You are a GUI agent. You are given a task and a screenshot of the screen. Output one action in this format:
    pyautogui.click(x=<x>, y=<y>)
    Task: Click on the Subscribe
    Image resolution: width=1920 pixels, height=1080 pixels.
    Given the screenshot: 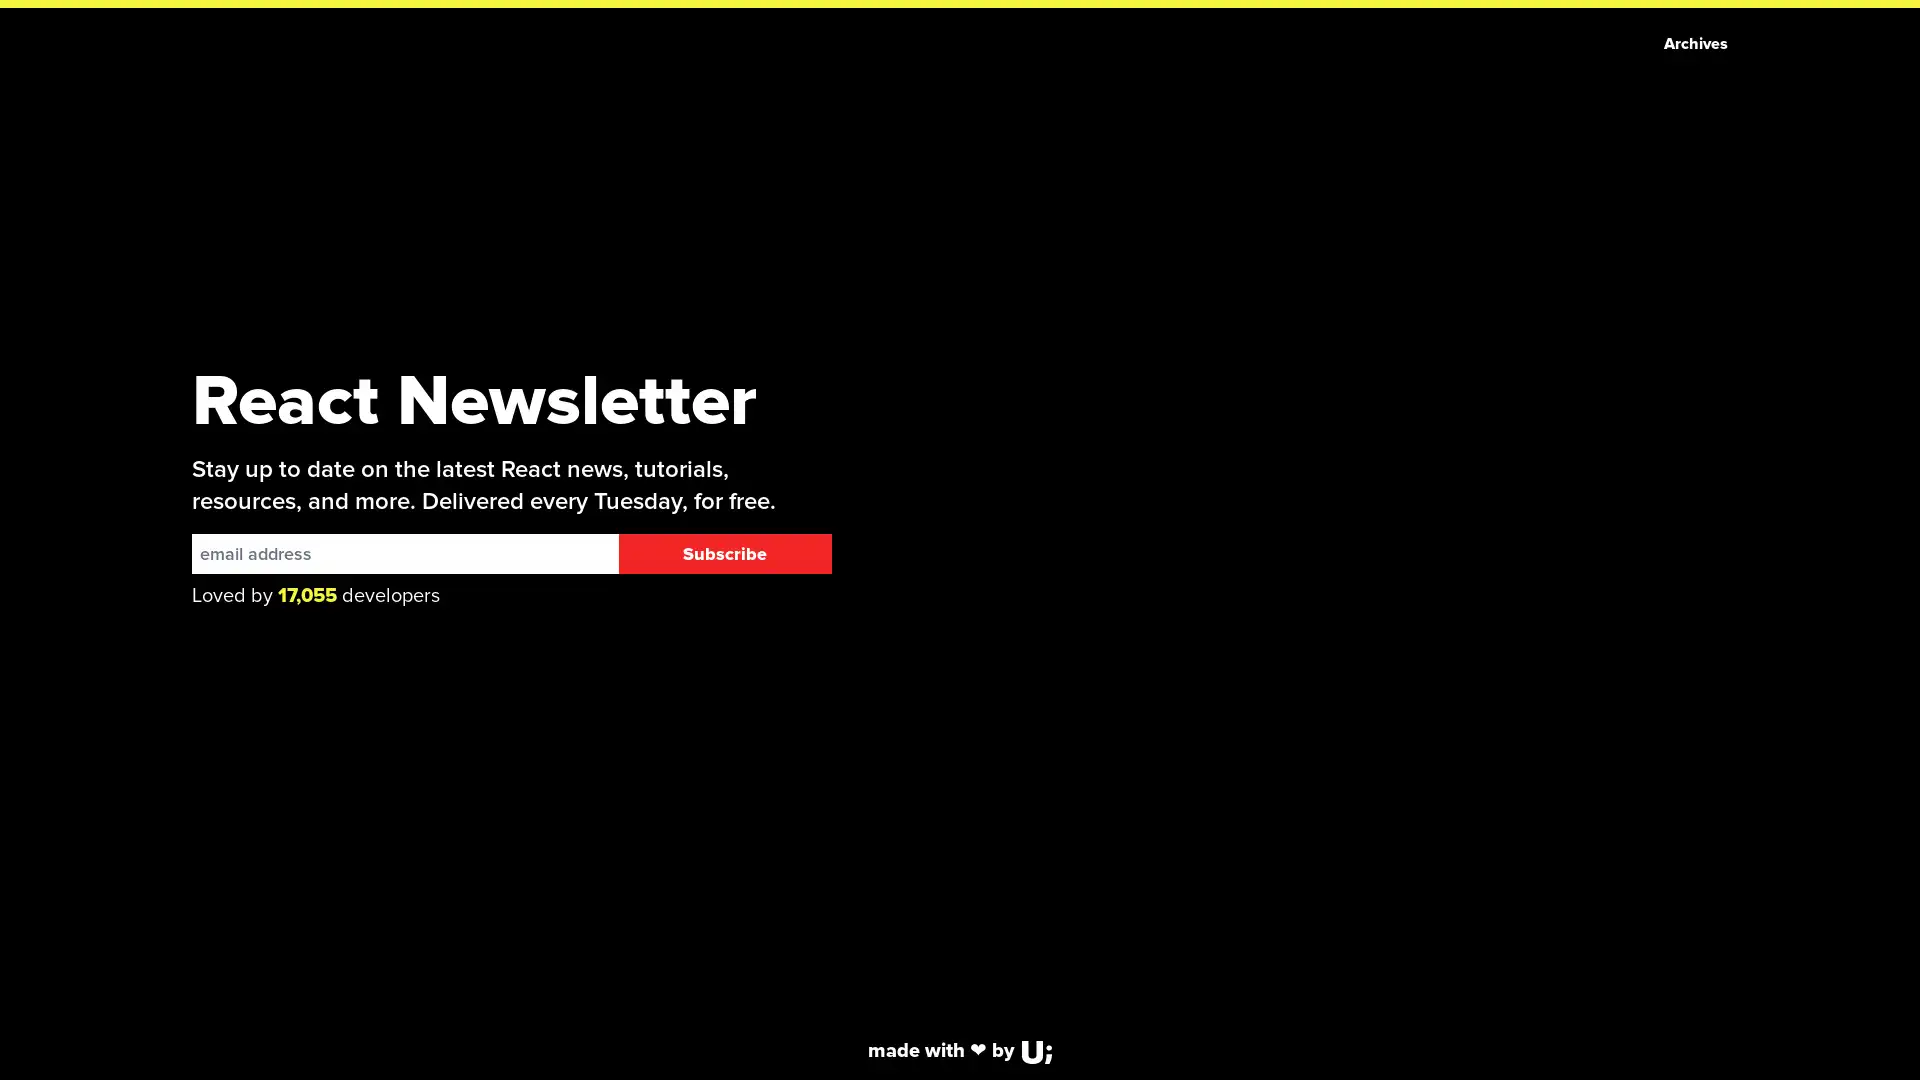 What is the action you would take?
    pyautogui.click(x=723, y=554)
    